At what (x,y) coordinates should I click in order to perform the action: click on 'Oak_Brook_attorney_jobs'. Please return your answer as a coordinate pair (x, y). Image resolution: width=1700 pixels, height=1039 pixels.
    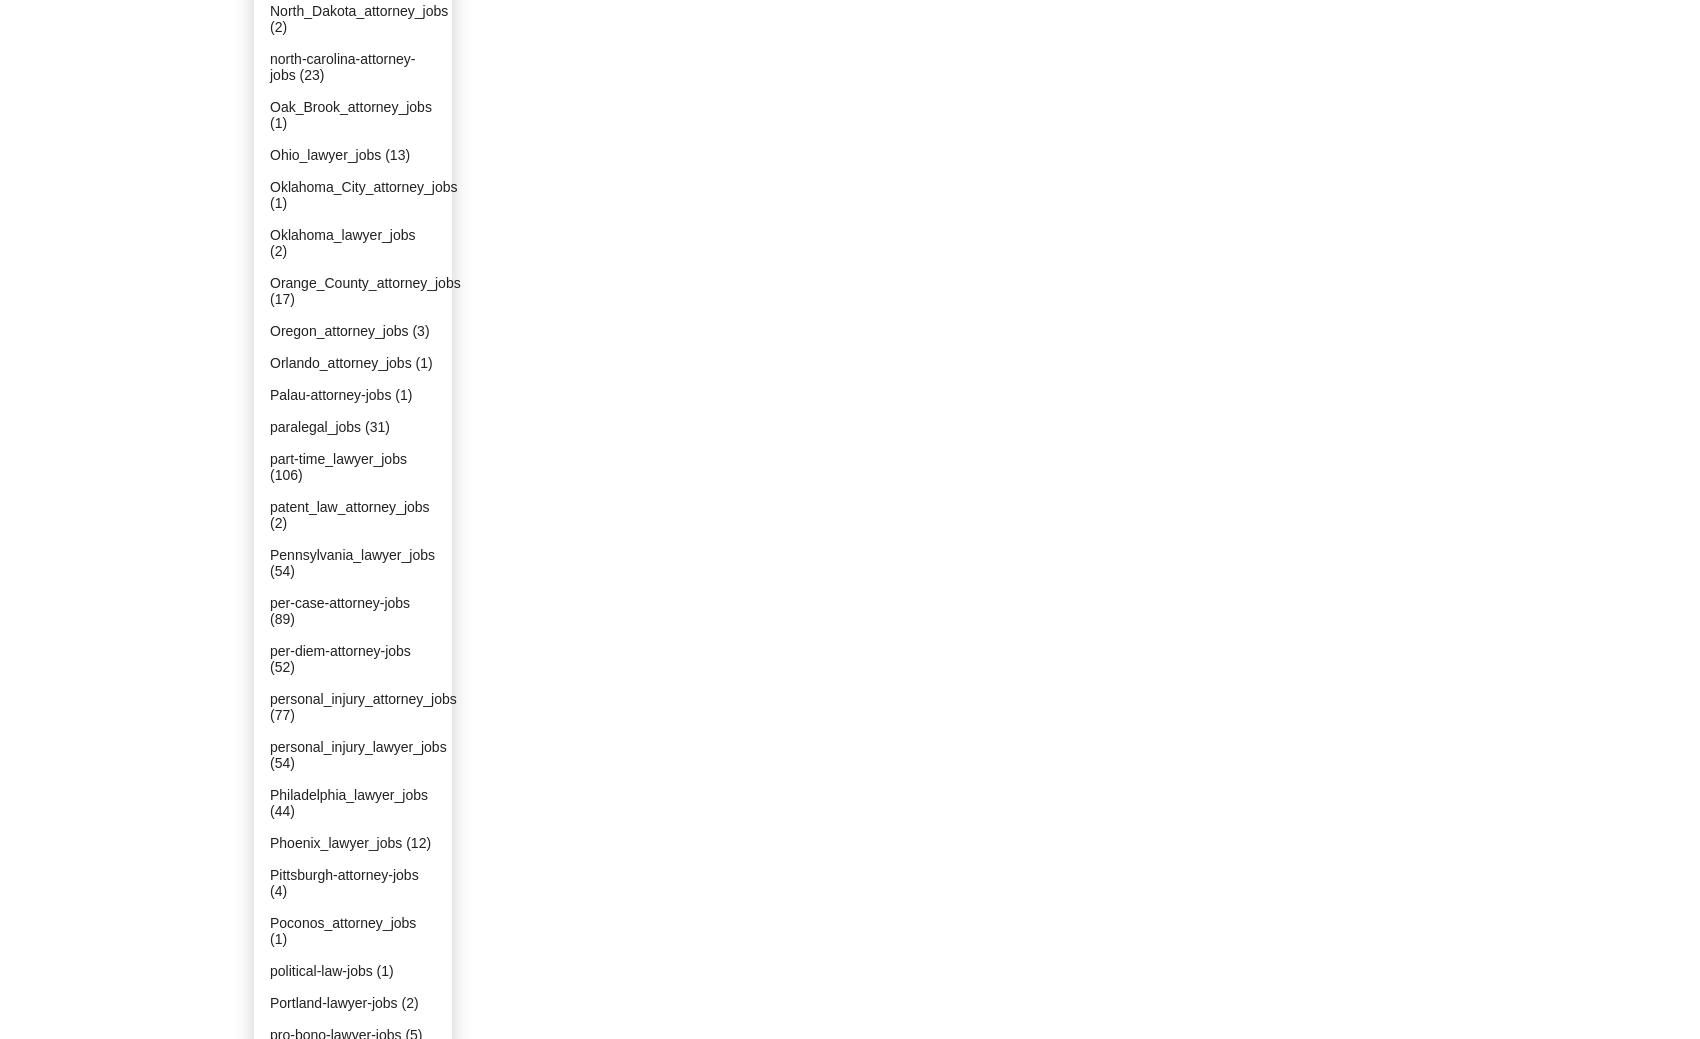
    Looking at the image, I should click on (349, 106).